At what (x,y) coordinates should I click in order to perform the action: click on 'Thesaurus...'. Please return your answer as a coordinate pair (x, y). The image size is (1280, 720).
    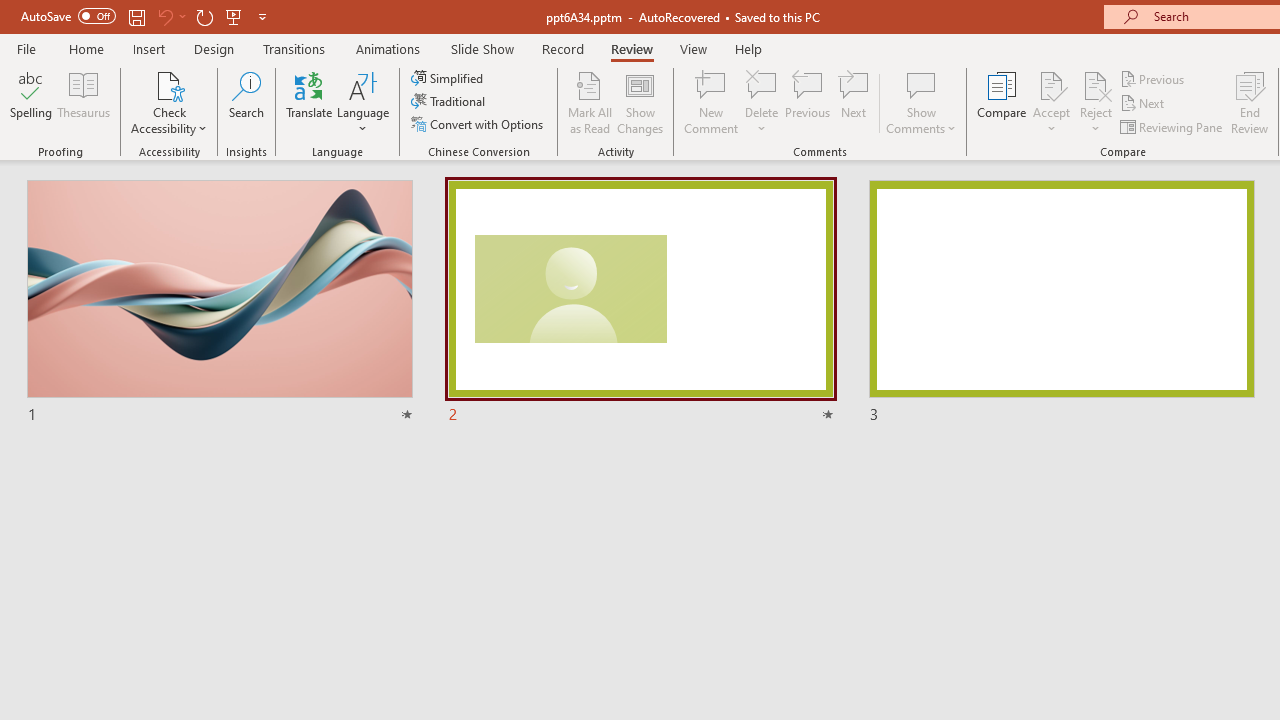
    Looking at the image, I should click on (82, 103).